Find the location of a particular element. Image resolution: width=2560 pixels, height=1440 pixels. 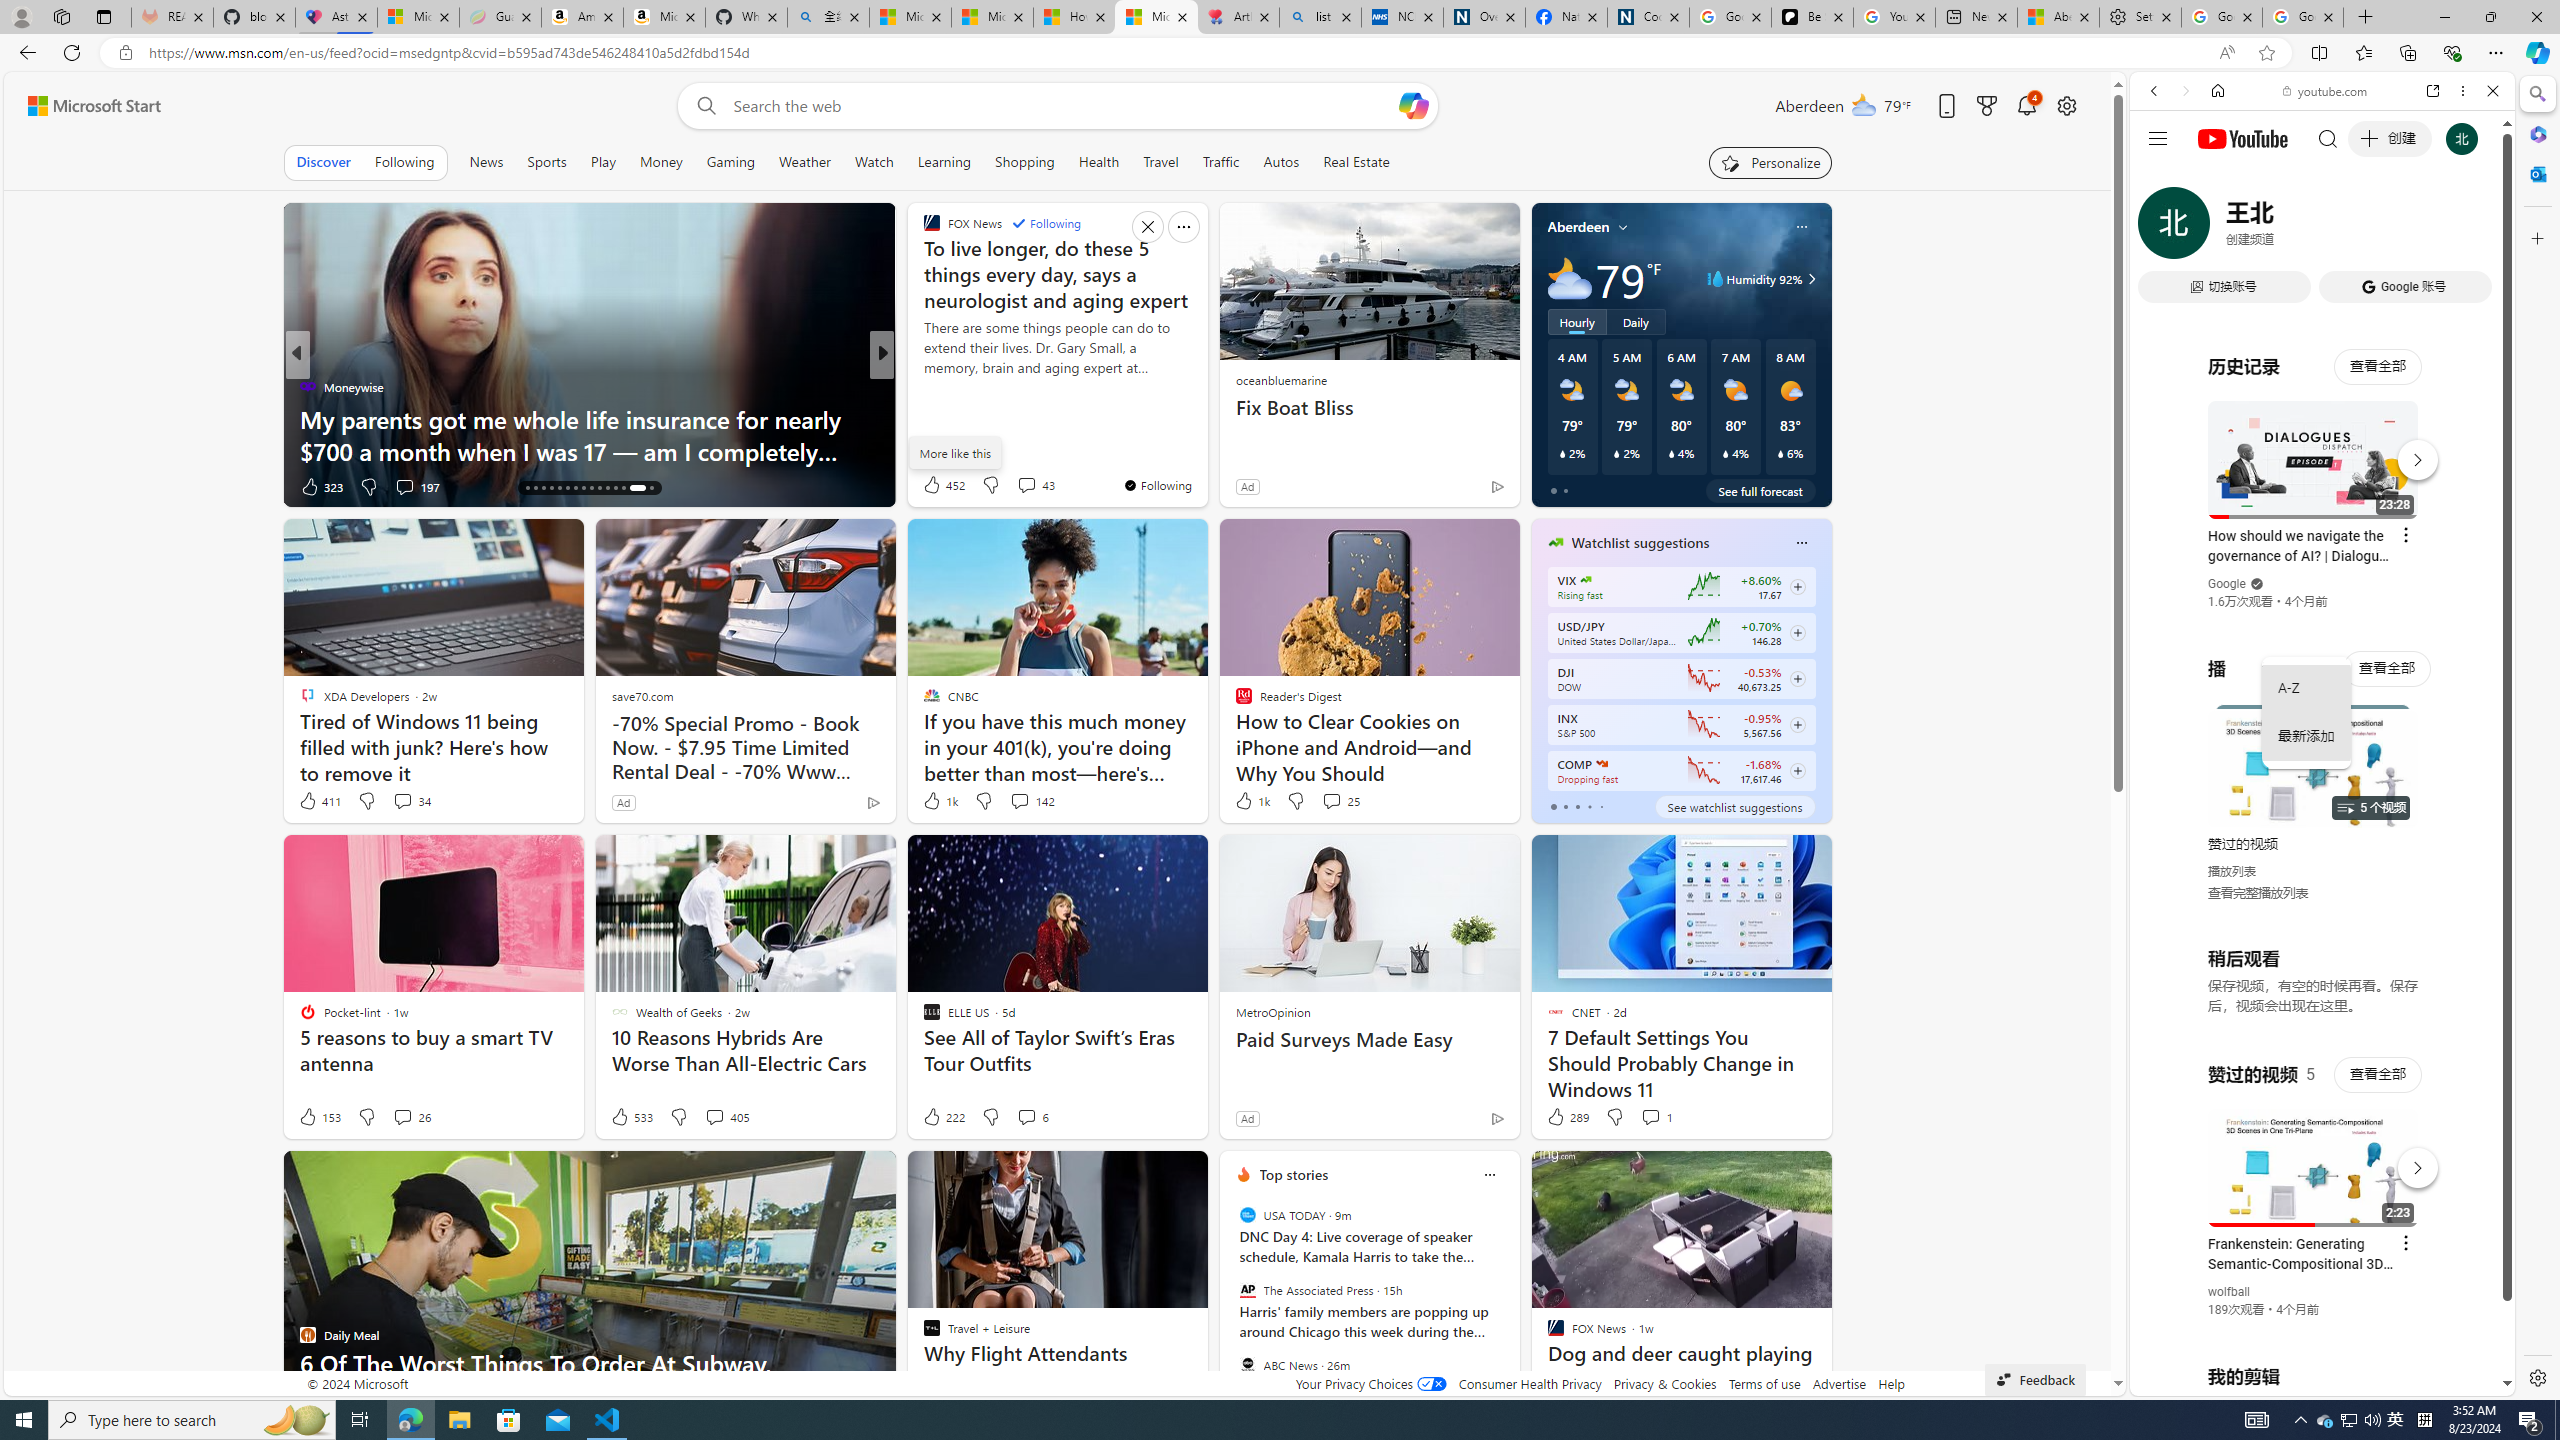

'Music' is located at coordinates (2320, 543).